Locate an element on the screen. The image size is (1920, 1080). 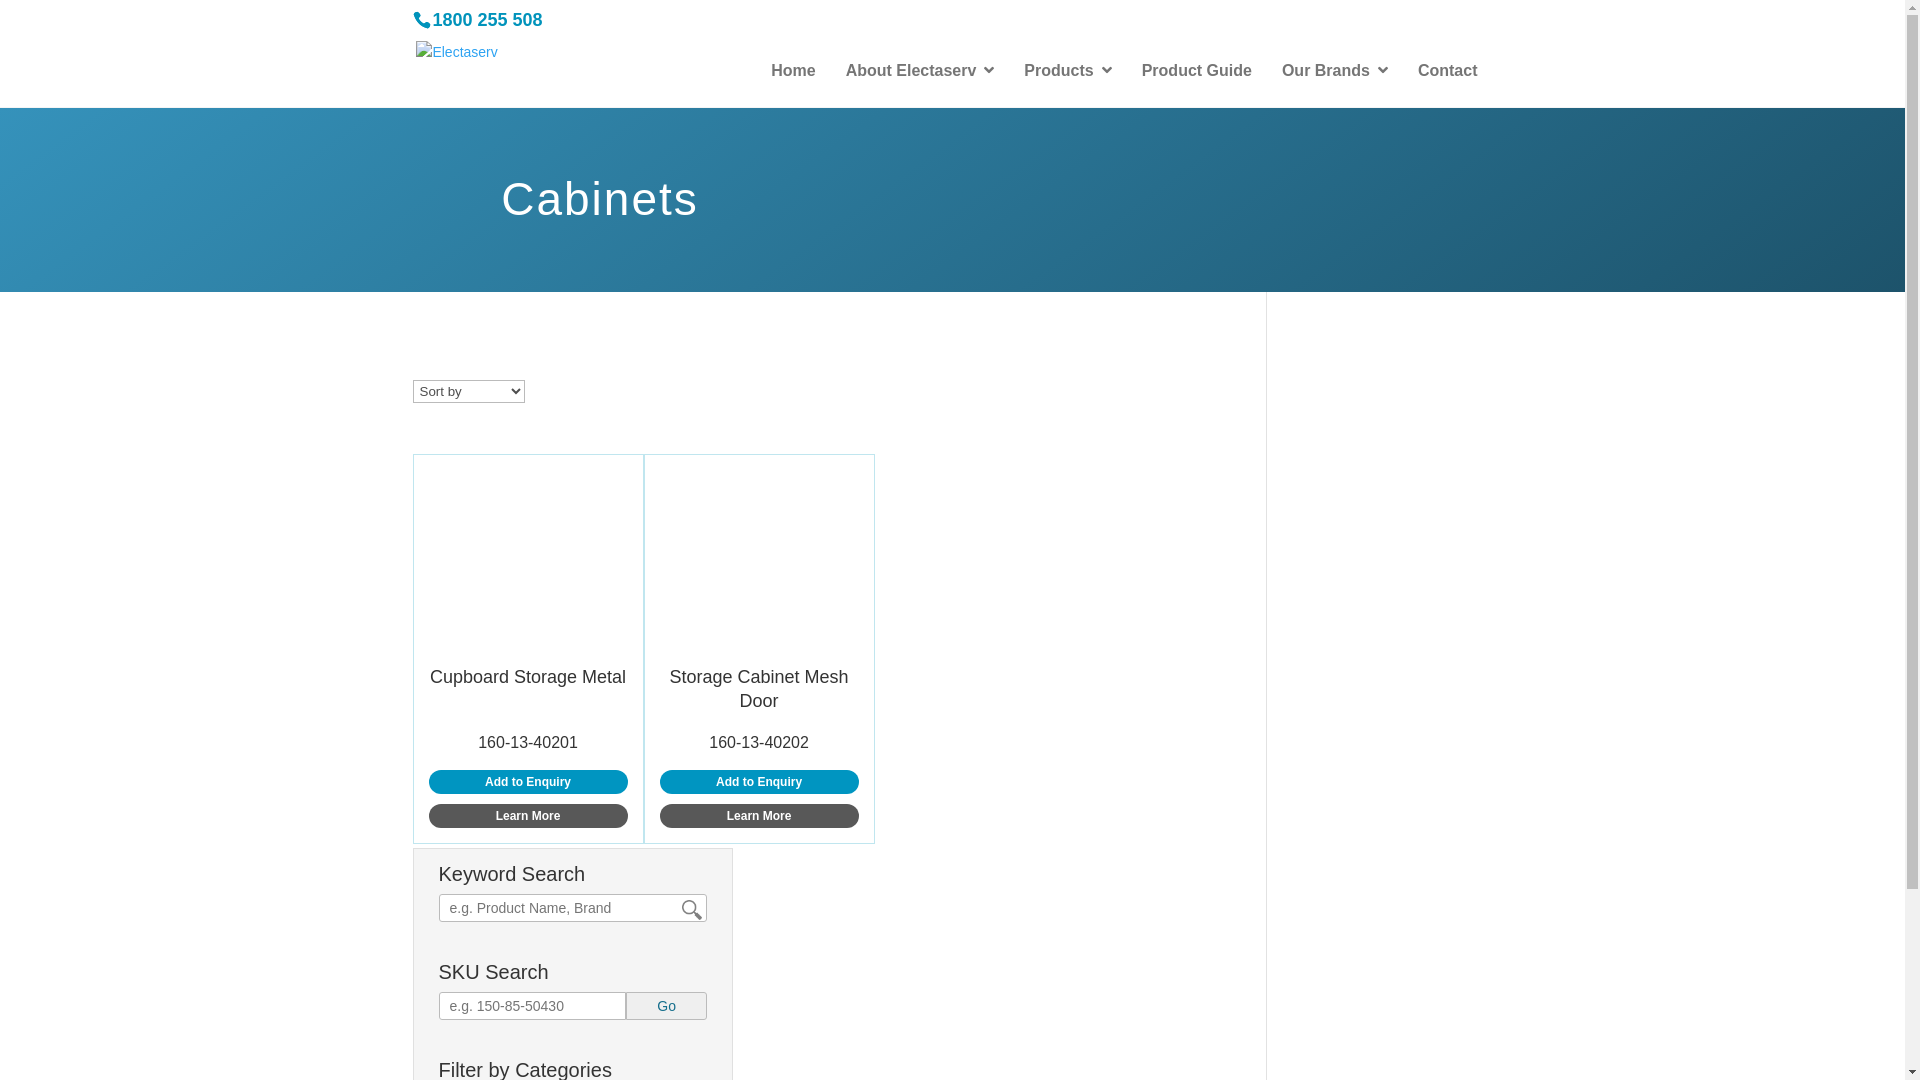
'1800 255 508' is located at coordinates (486, 19).